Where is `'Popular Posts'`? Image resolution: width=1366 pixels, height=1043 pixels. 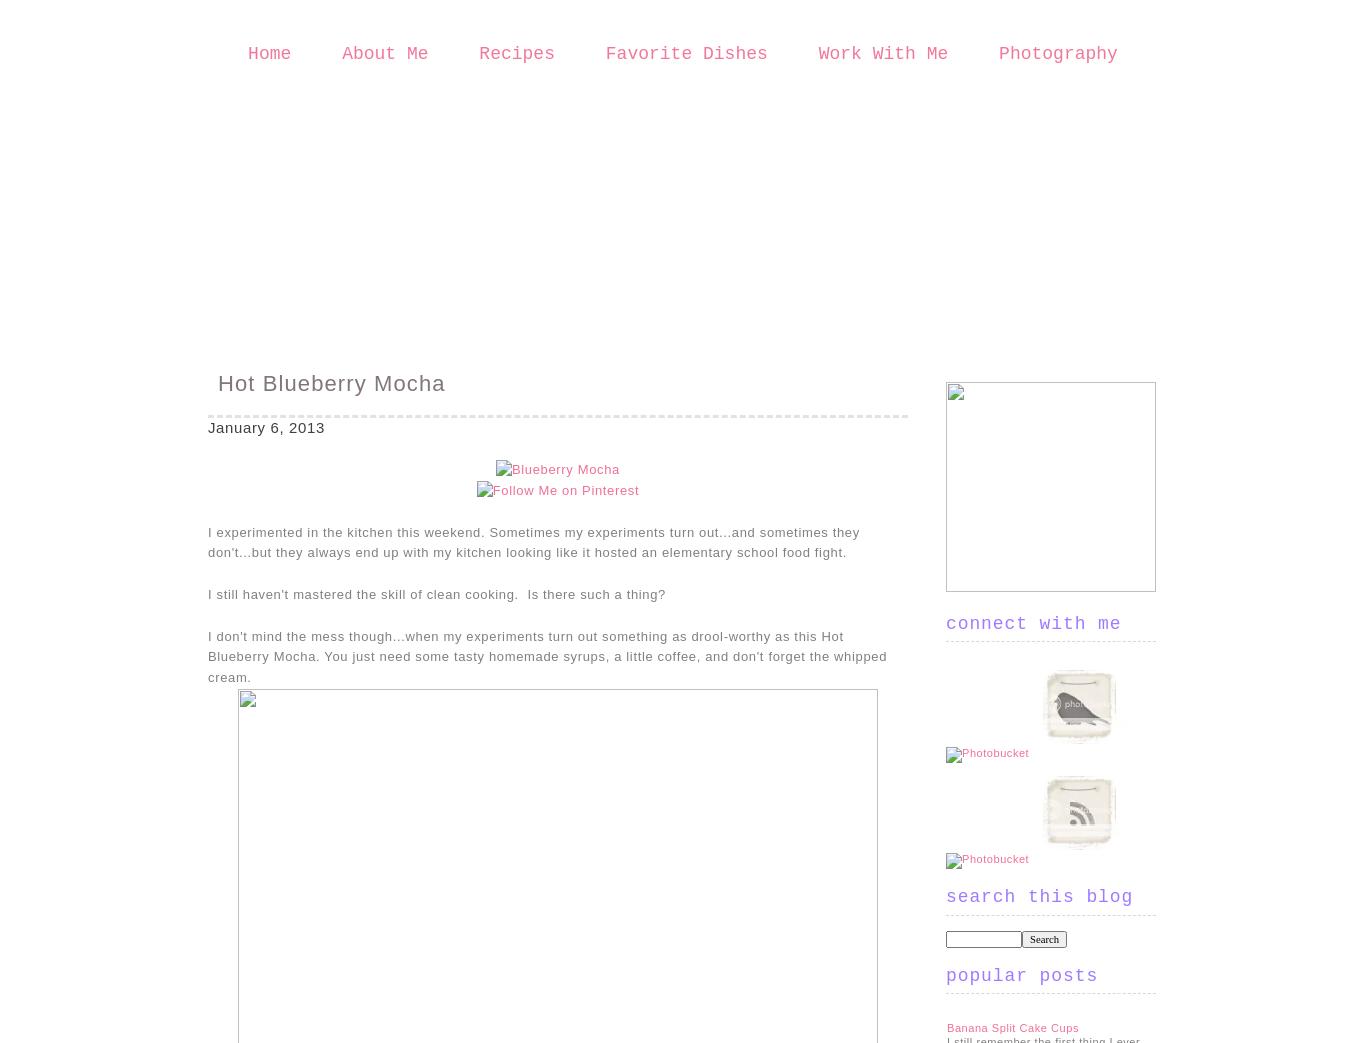 'Popular Posts' is located at coordinates (1022, 974).